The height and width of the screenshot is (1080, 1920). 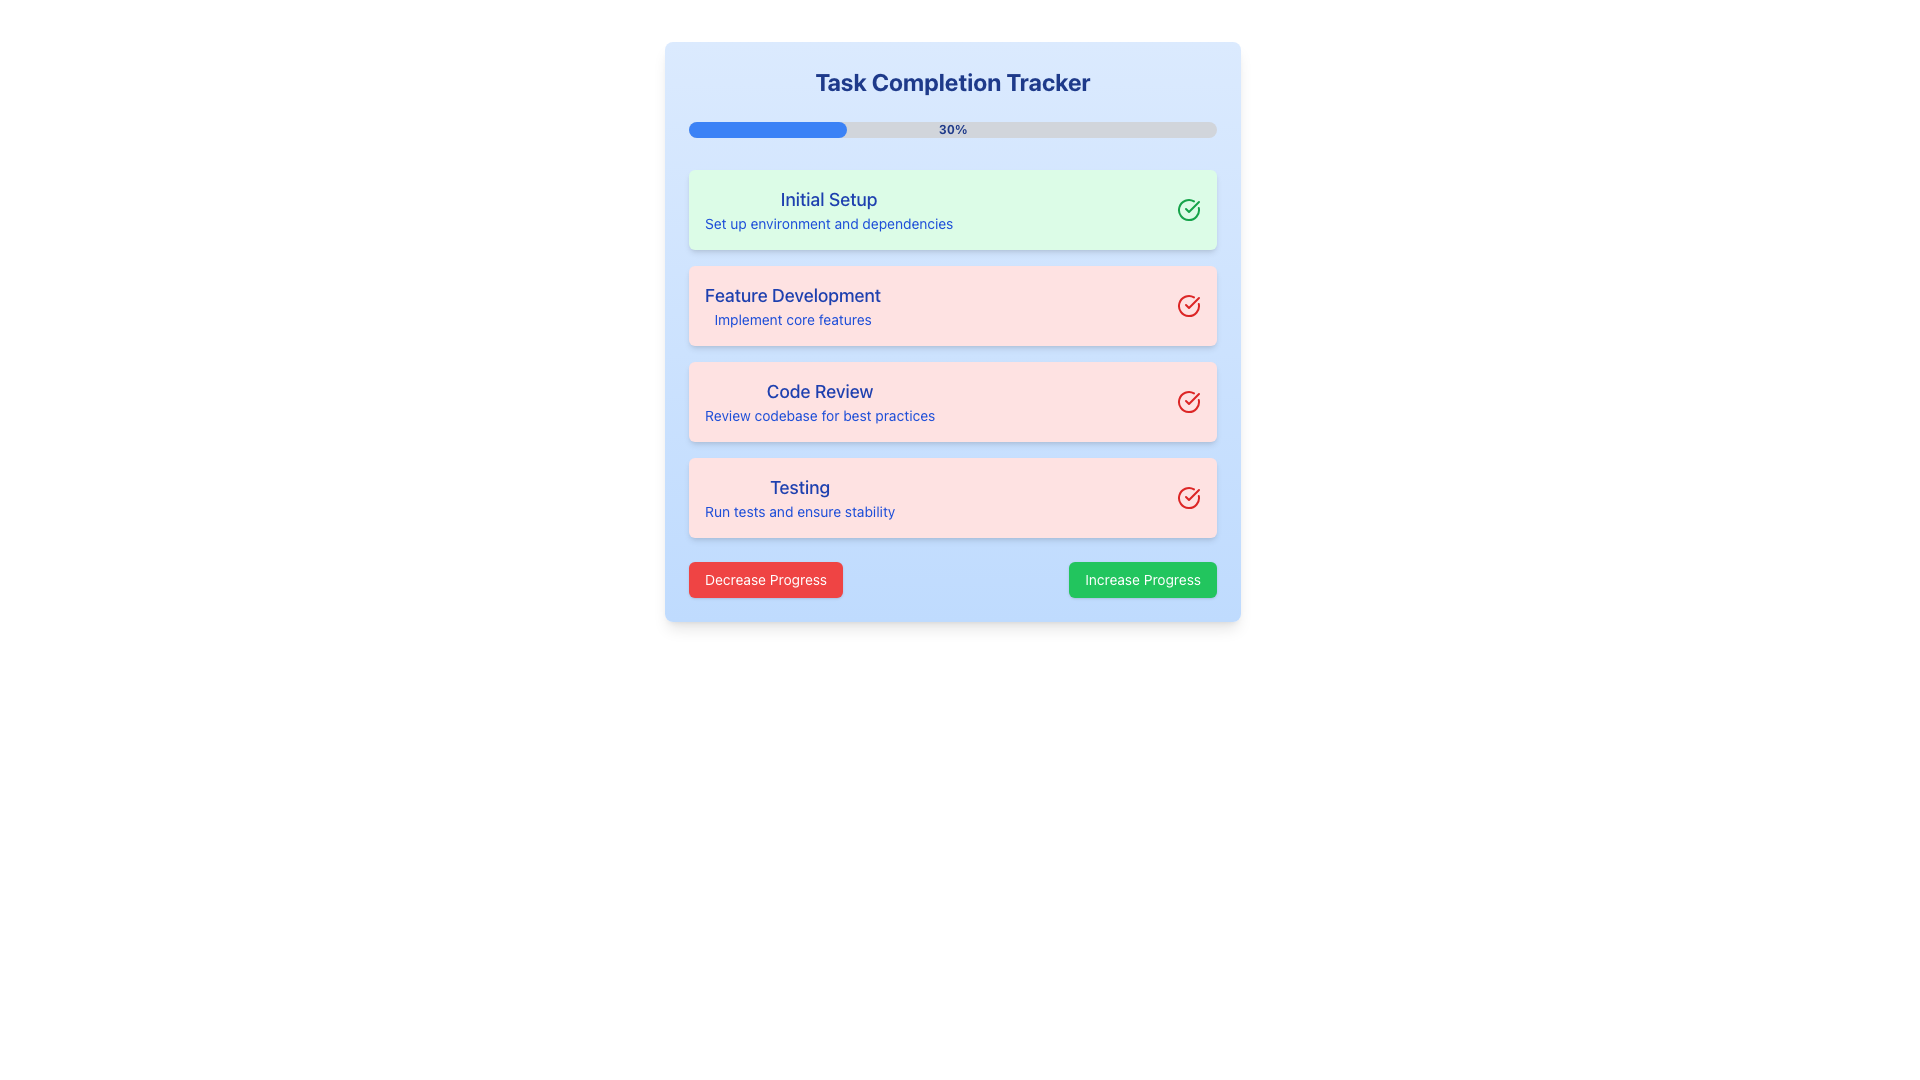 What do you see at coordinates (952, 305) in the screenshot?
I see `the Task item display block titled 'Feature Development' with a light red background and a red circular checkmark icon` at bounding box center [952, 305].